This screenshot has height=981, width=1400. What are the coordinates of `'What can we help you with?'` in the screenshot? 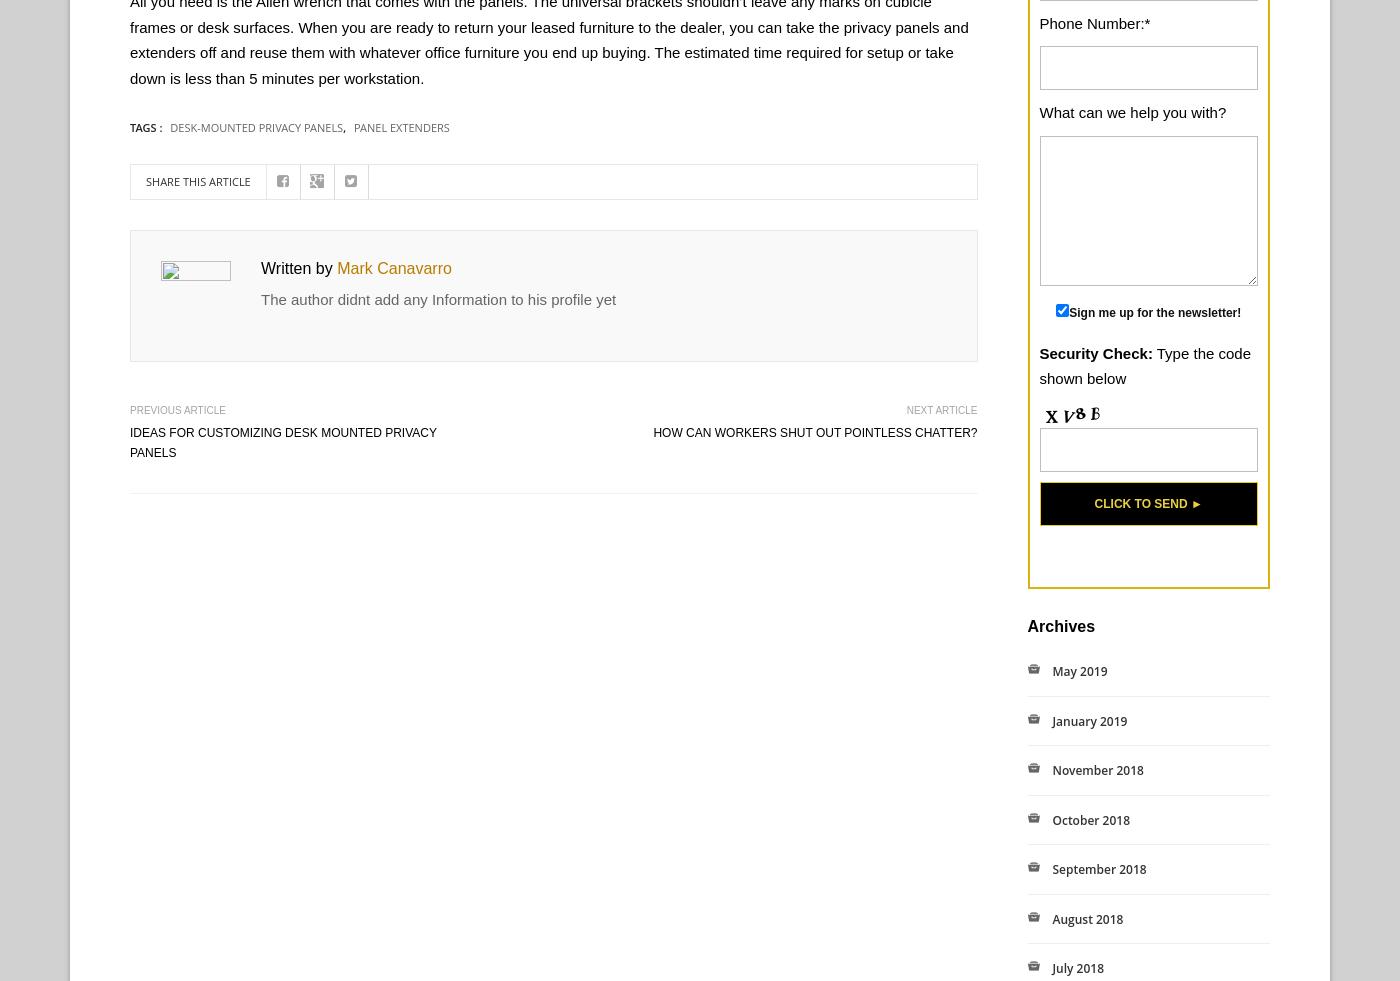 It's located at (1038, 111).